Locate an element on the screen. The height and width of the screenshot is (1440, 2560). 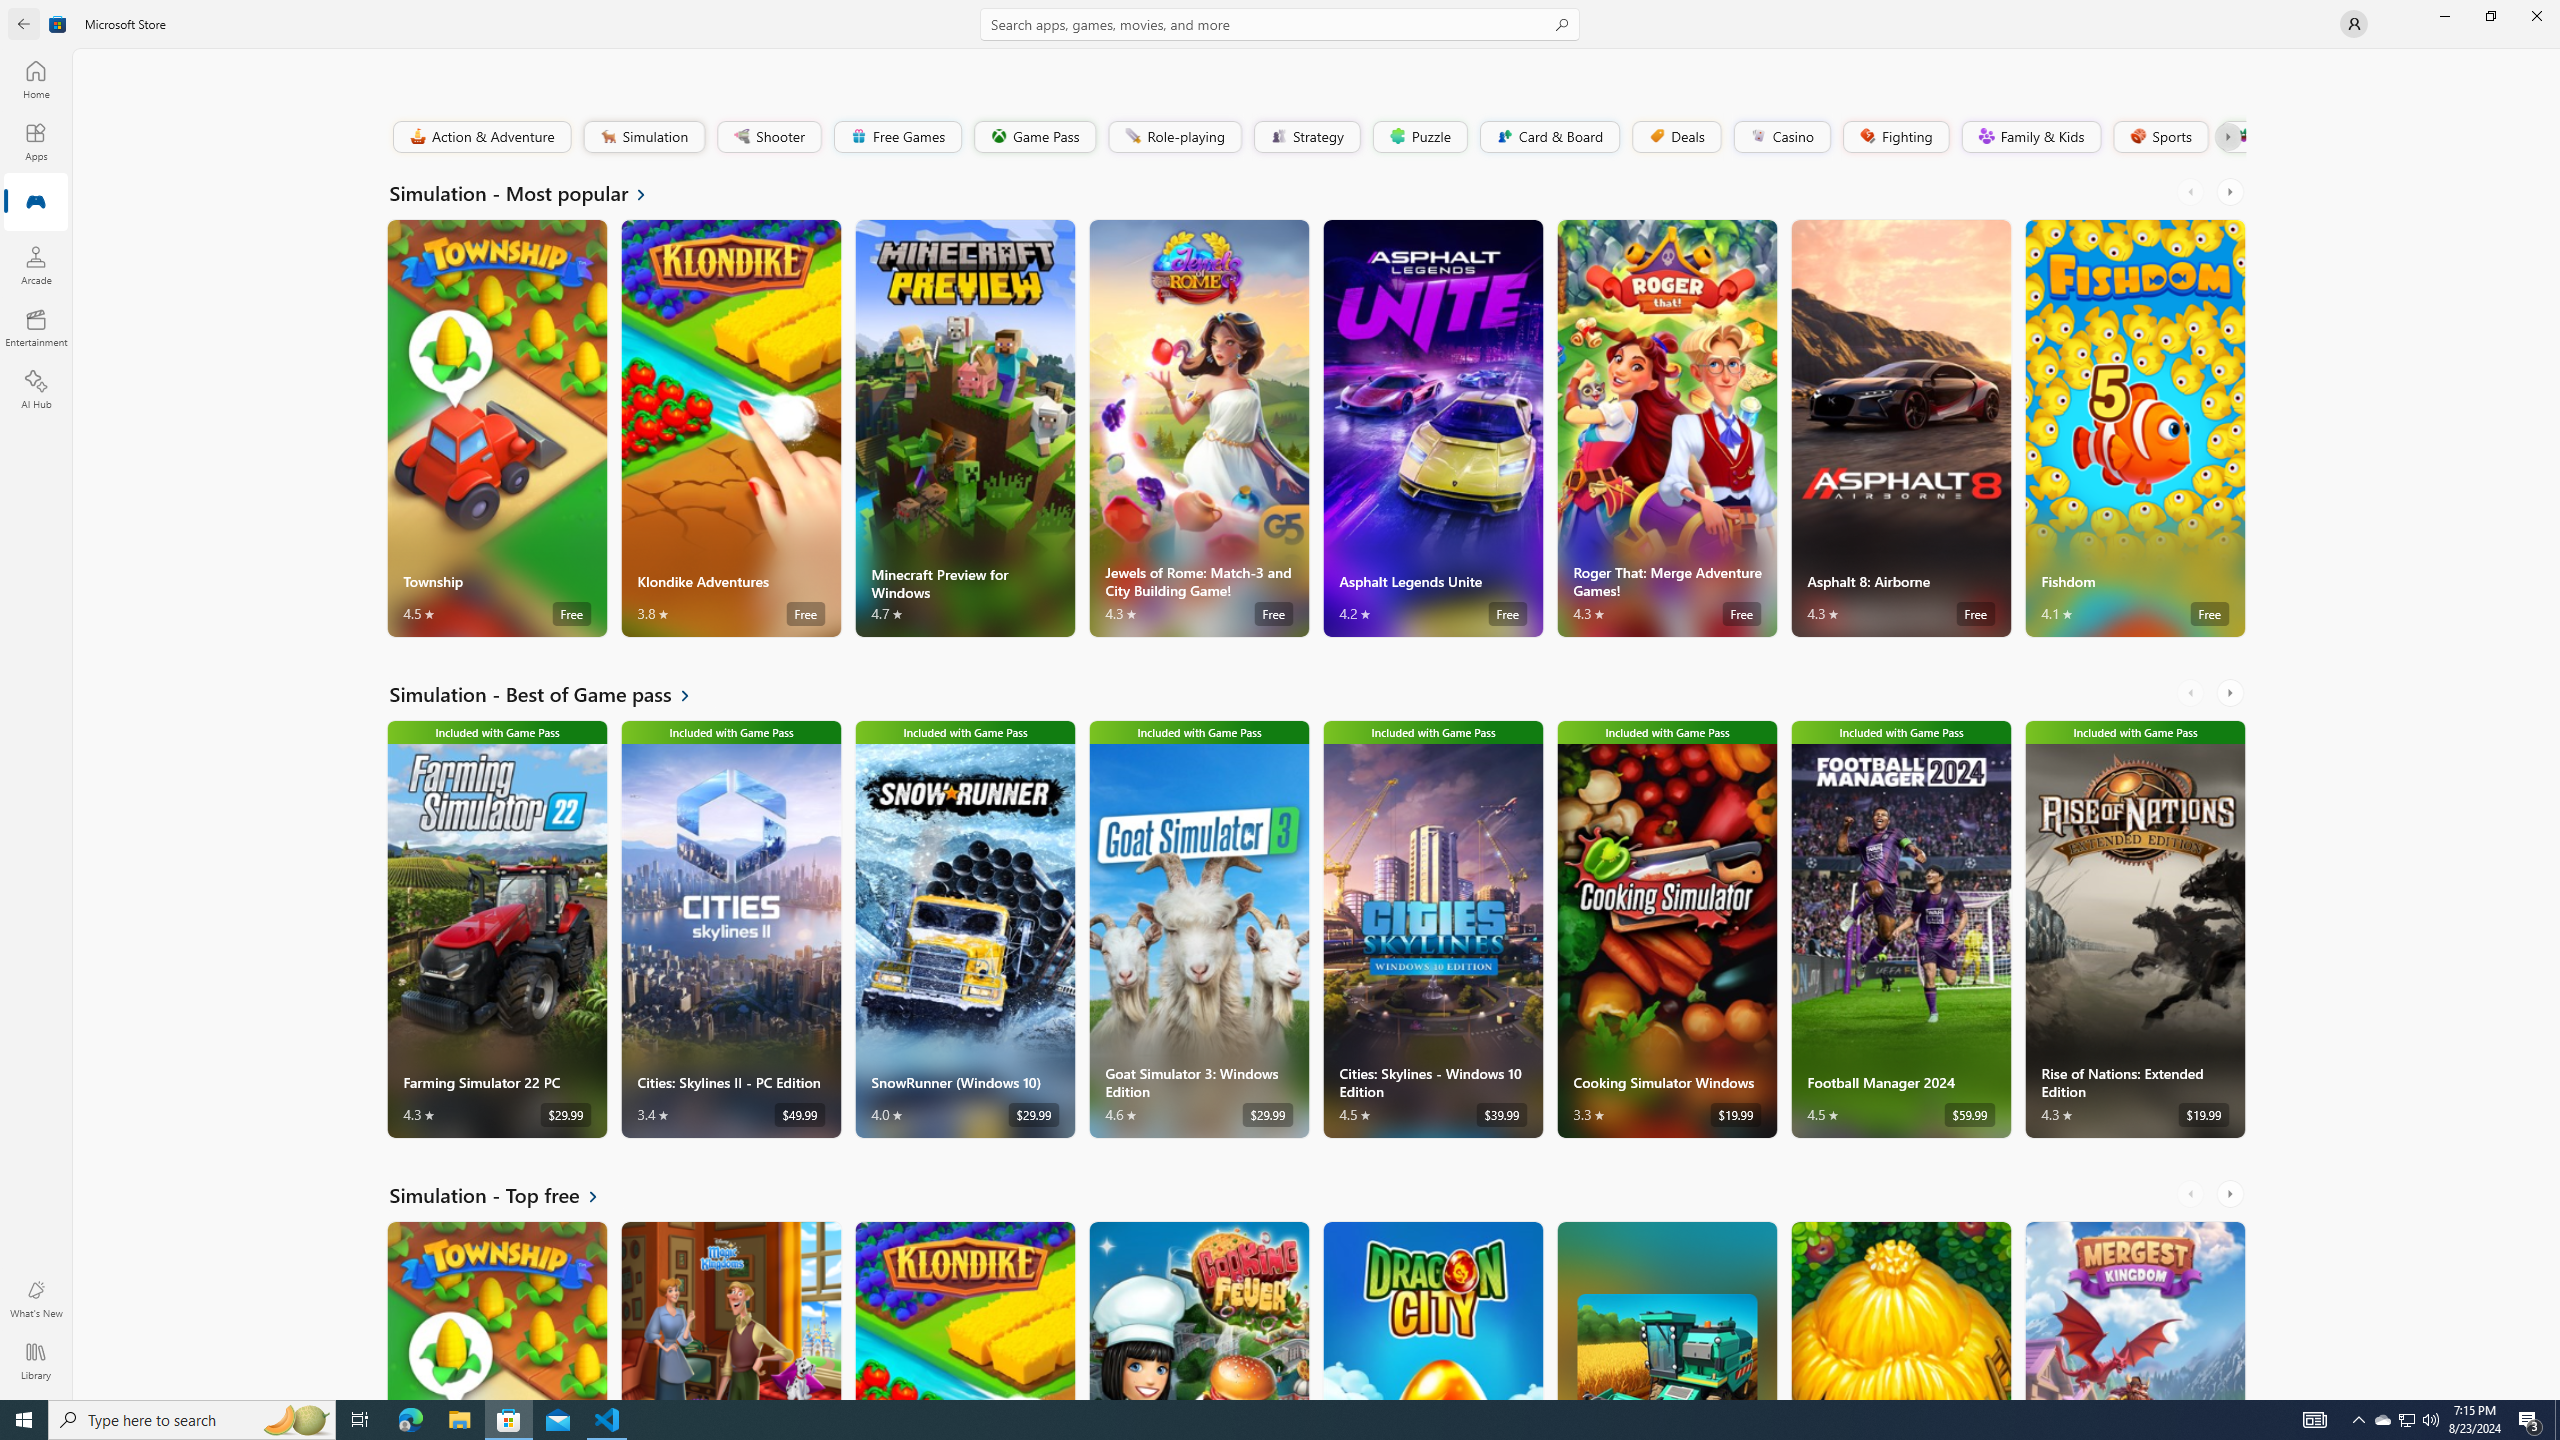
'Card & Board' is located at coordinates (1548, 135).